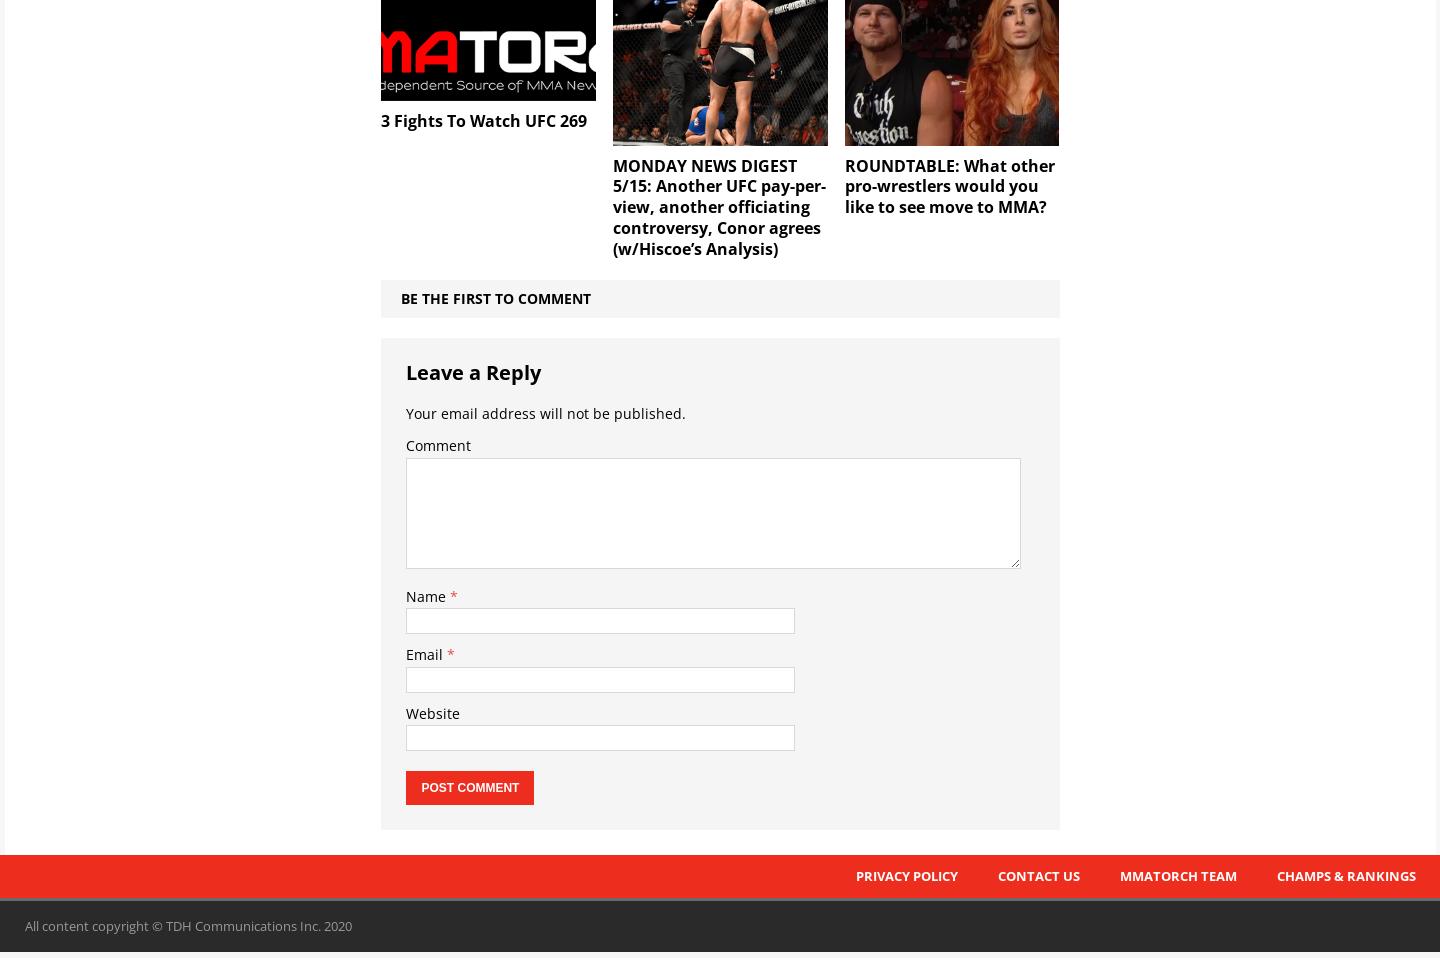  Describe the element at coordinates (494, 297) in the screenshot. I see `'Be the first to comment'` at that location.